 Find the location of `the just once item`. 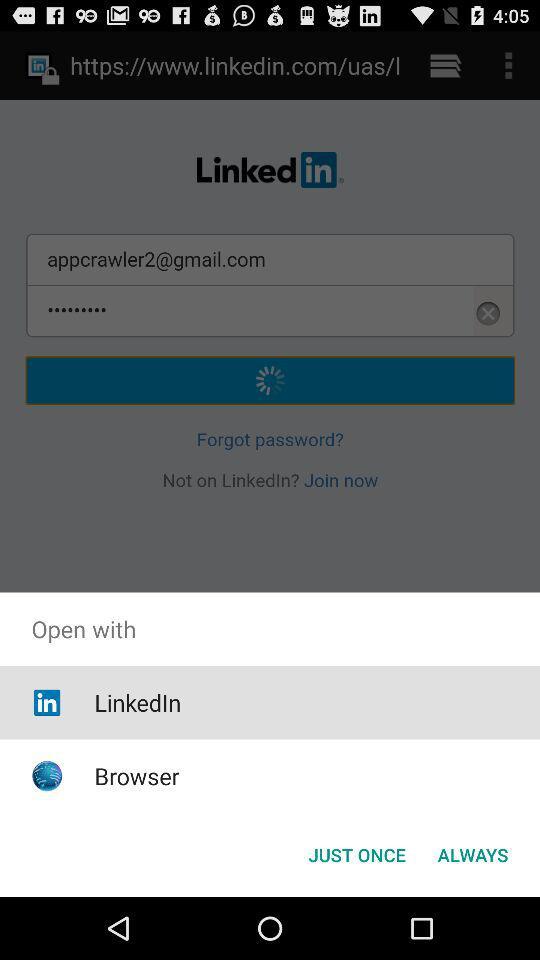

the just once item is located at coordinates (356, 853).